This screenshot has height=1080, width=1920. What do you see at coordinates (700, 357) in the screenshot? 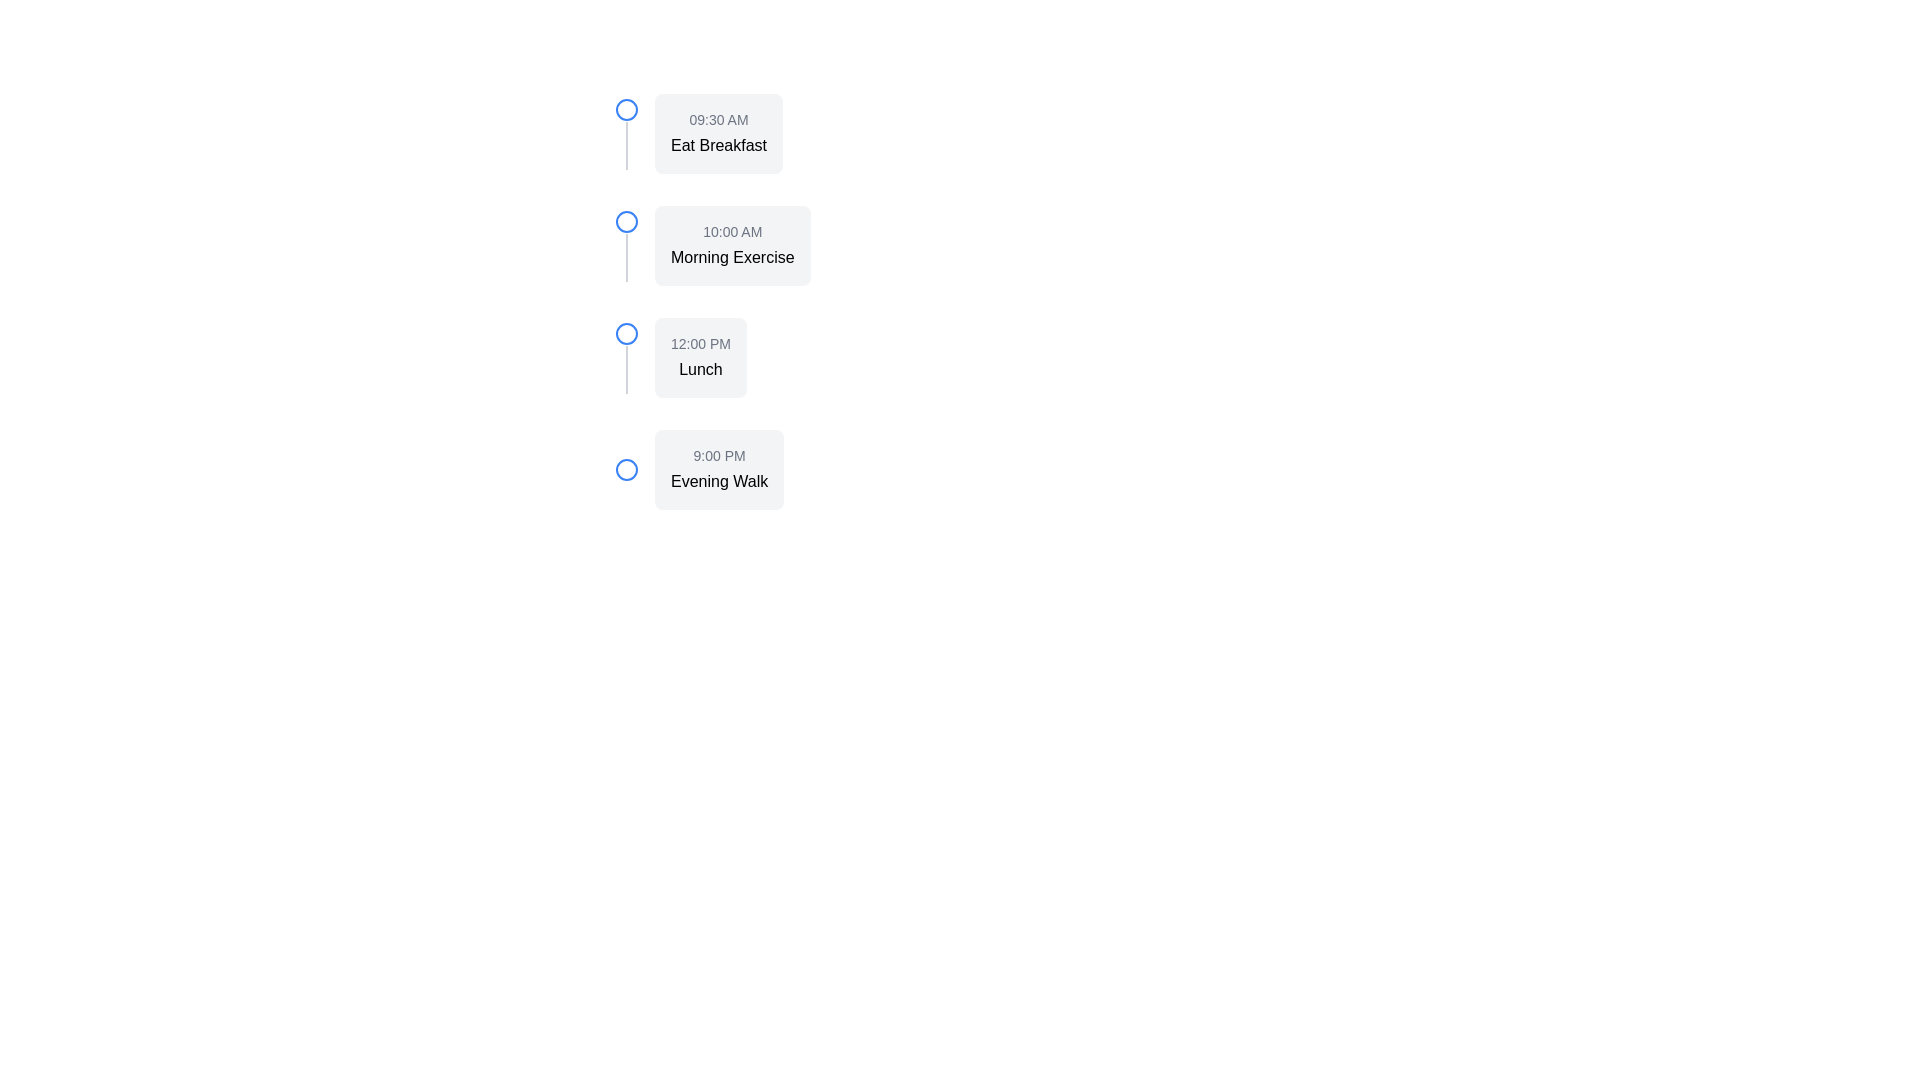
I see `the static display component that shows the 'Lunch' event scheduled at '12:00 PM', which is the third entry in the vertical timeline` at bounding box center [700, 357].